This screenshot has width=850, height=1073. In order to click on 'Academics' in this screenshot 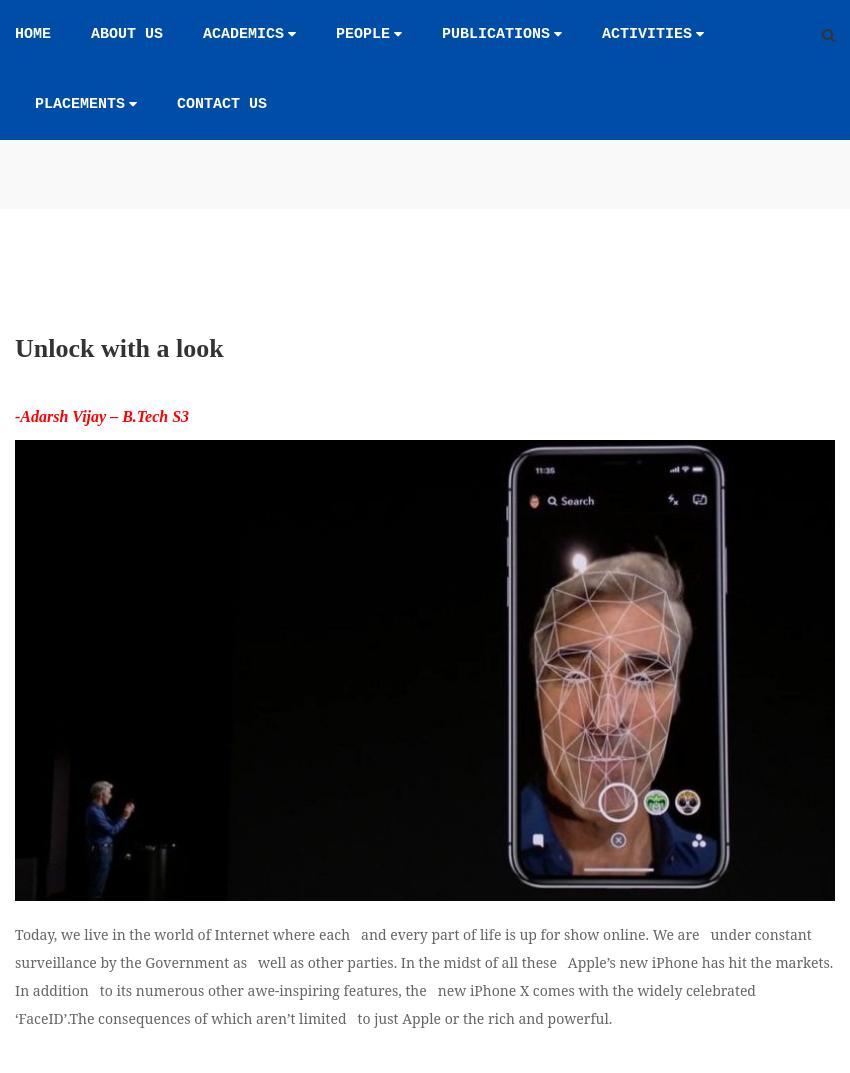, I will do `click(201, 33)`.